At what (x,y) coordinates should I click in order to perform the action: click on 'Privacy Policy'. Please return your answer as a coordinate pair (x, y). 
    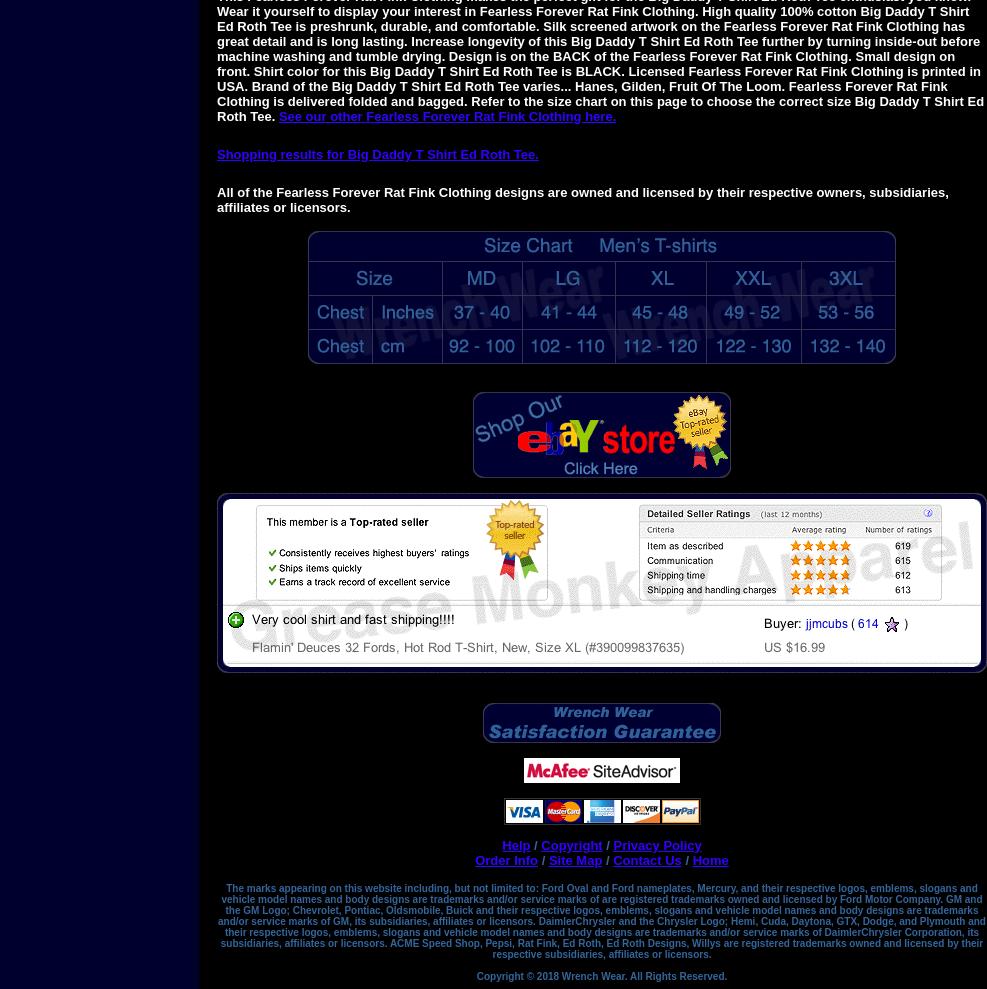
    Looking at the image, I should click on (657, 845).